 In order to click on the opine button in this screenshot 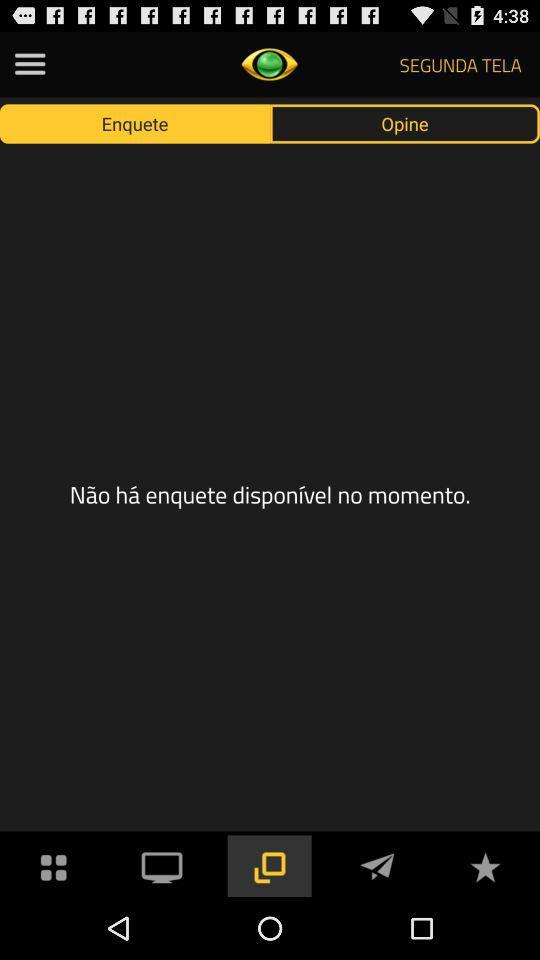, I will do `click(405, 122)`.